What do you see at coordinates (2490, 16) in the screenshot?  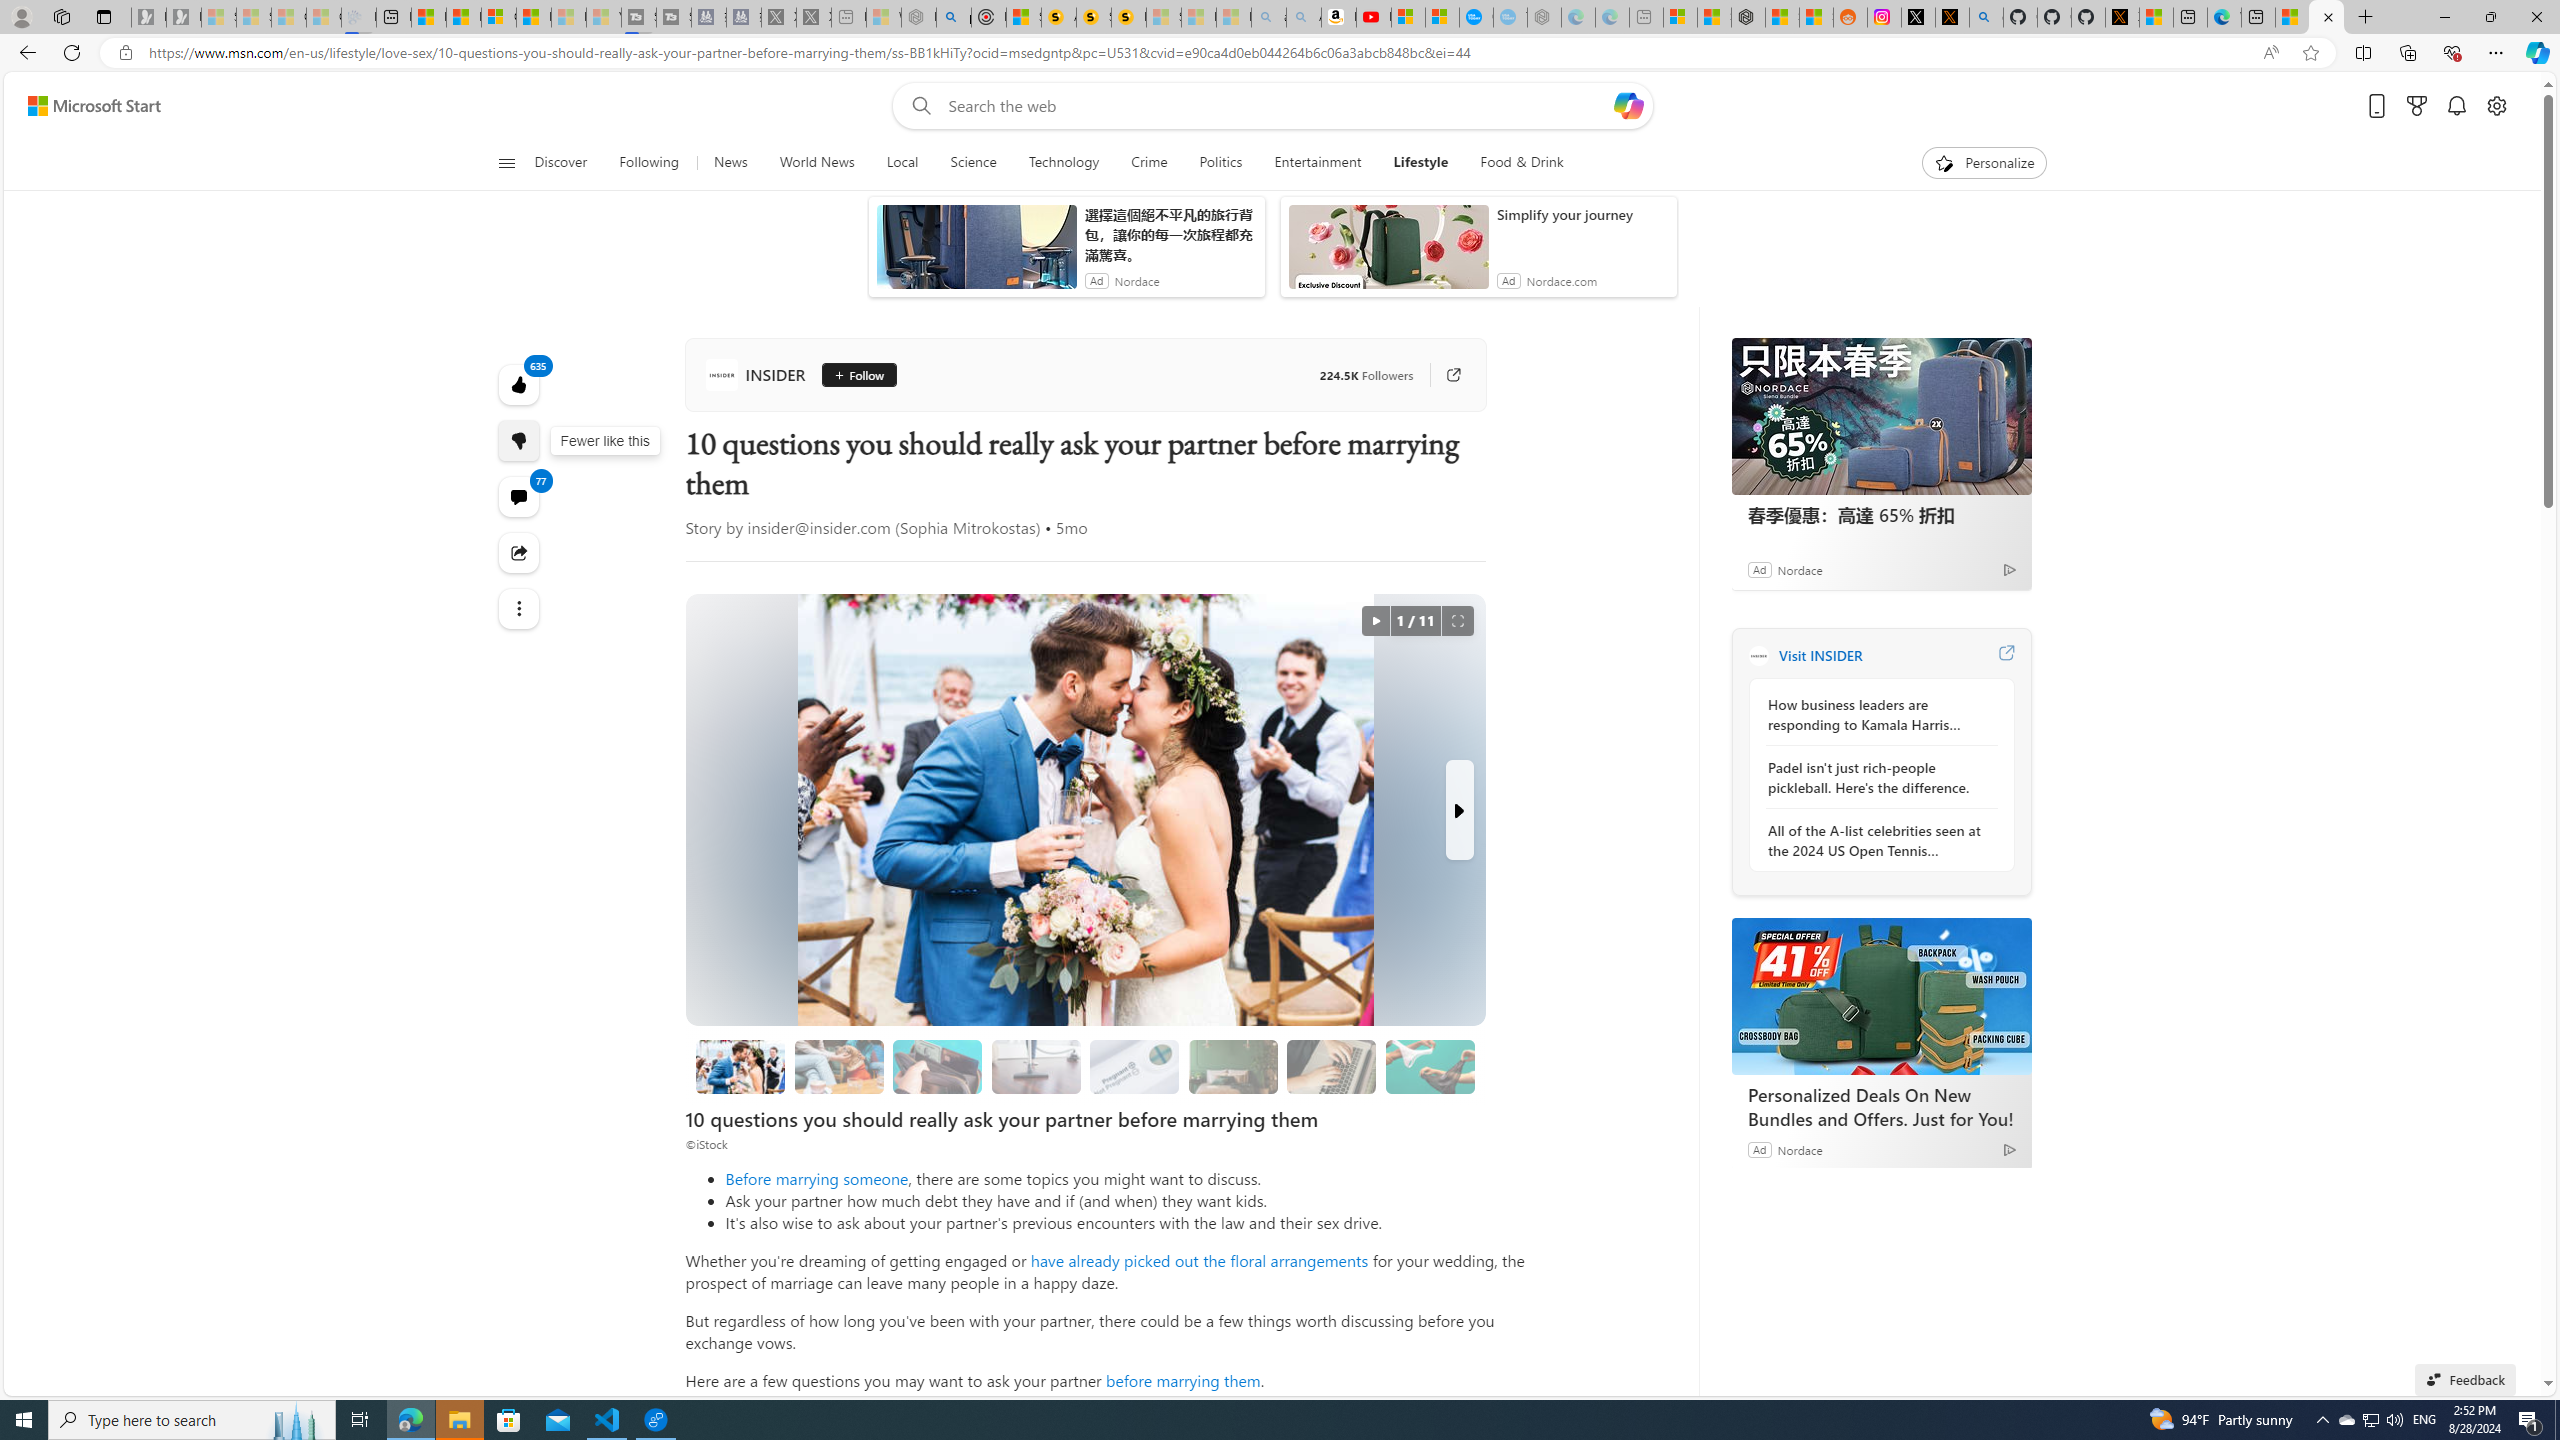 I see `'Restore'` at bounding box center [2490, 16].